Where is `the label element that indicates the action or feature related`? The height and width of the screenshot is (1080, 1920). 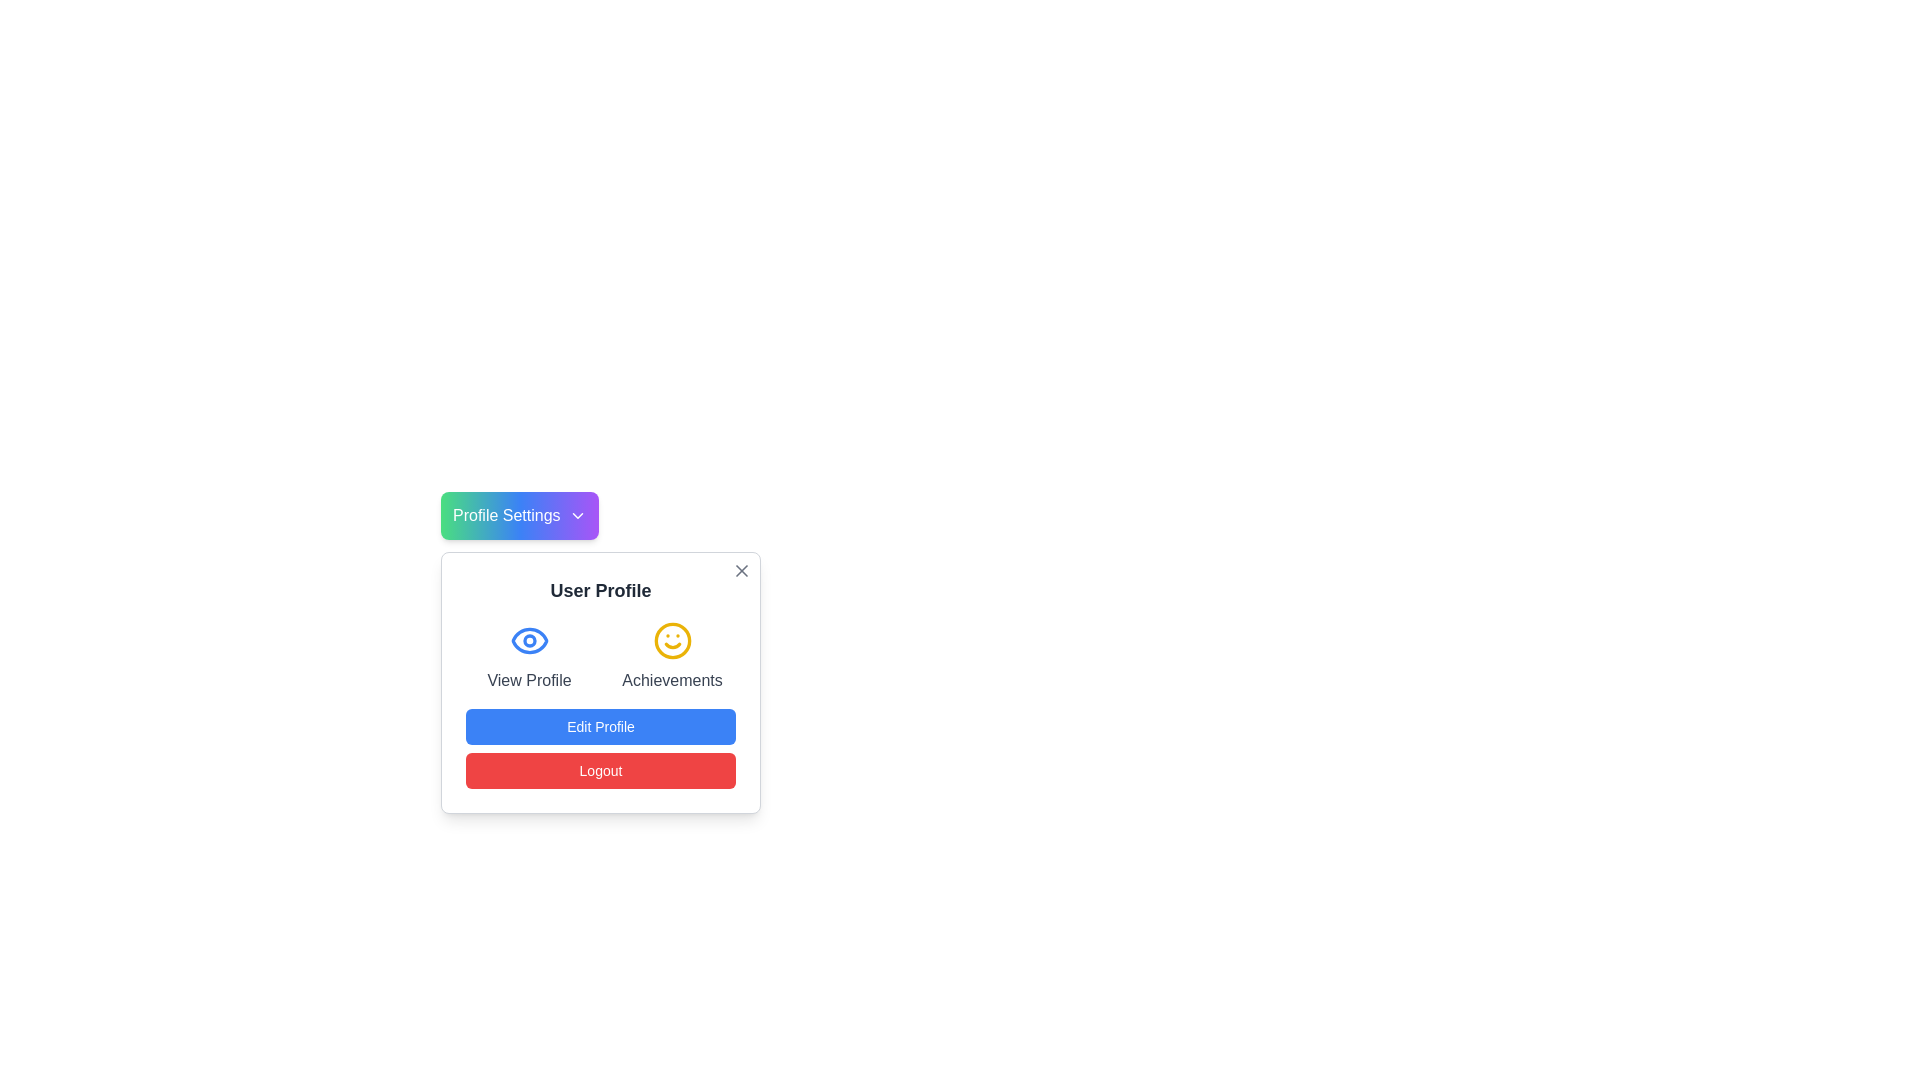 the label element that indicates the action or feature related is located at coordinates (529, 680).